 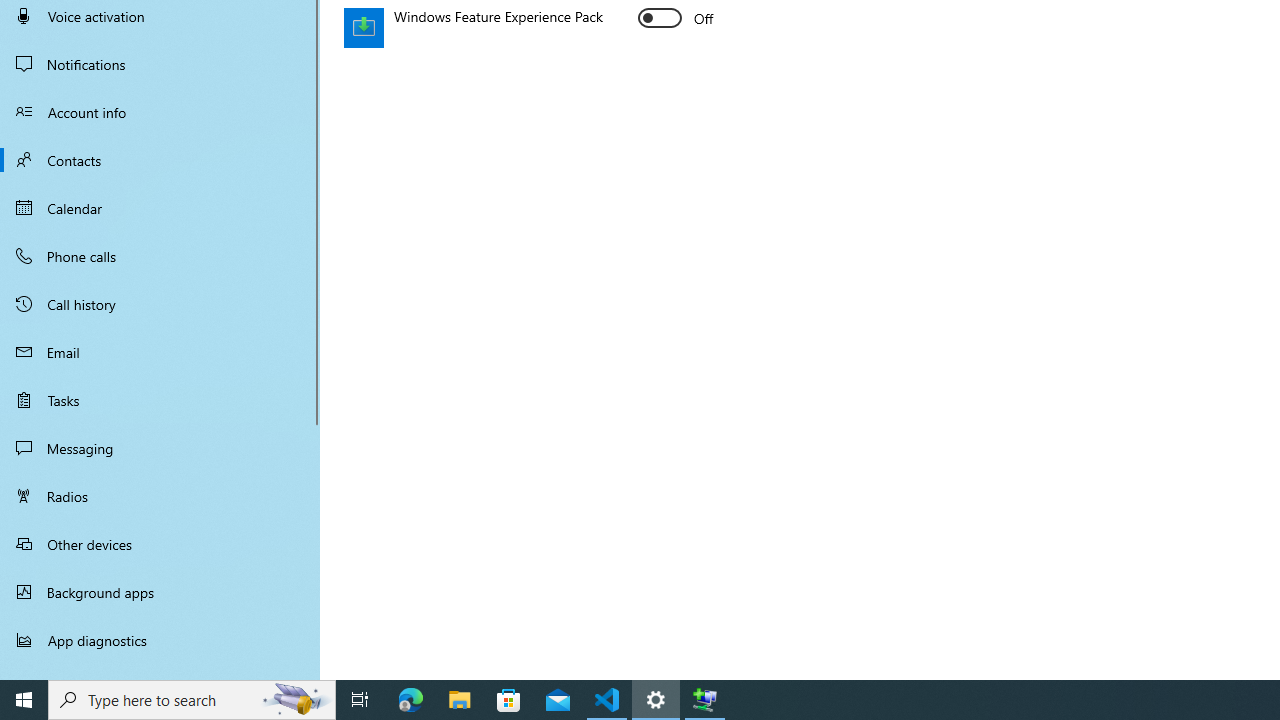 I want to click on 'Start', so click(x=24, y=698).